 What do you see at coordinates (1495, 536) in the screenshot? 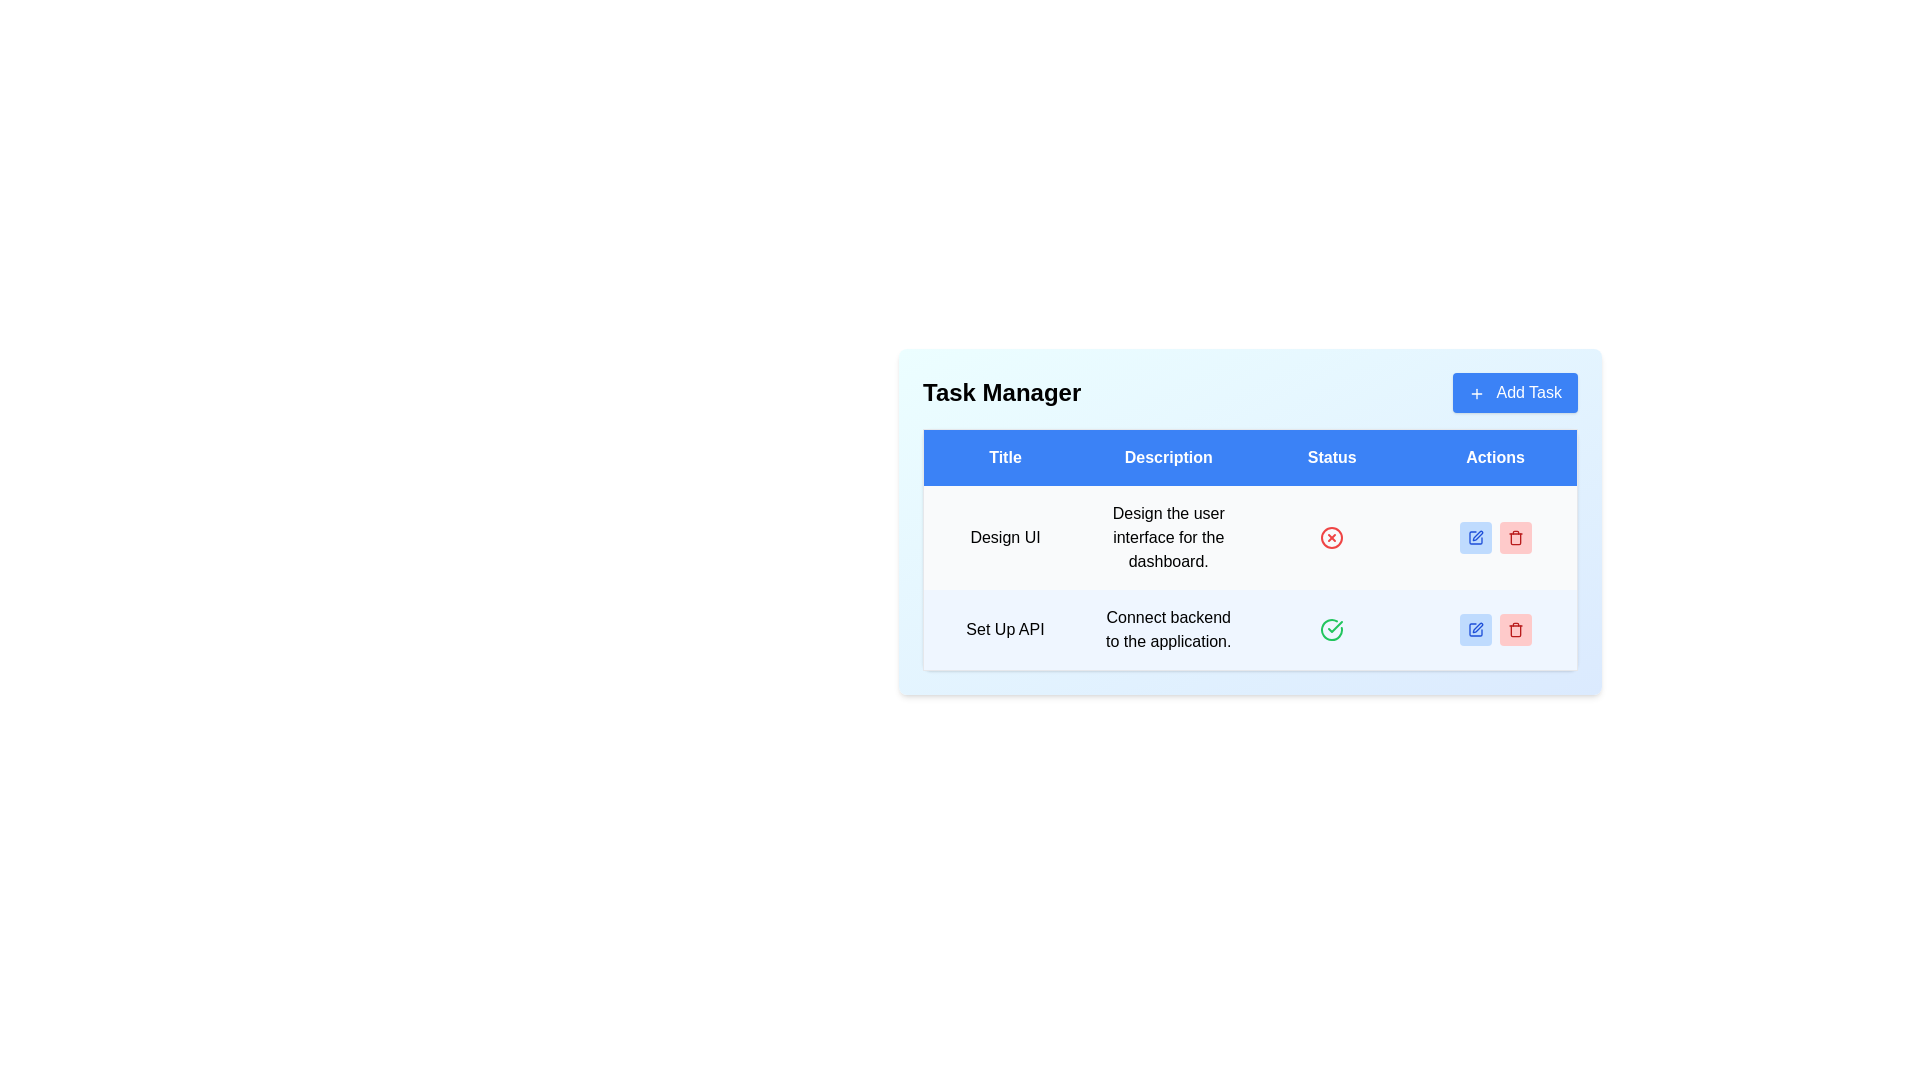
I see `the blue square button with a pen icon located in the 'Actions' column of the task management interface` at bounding box center [1495, 536].